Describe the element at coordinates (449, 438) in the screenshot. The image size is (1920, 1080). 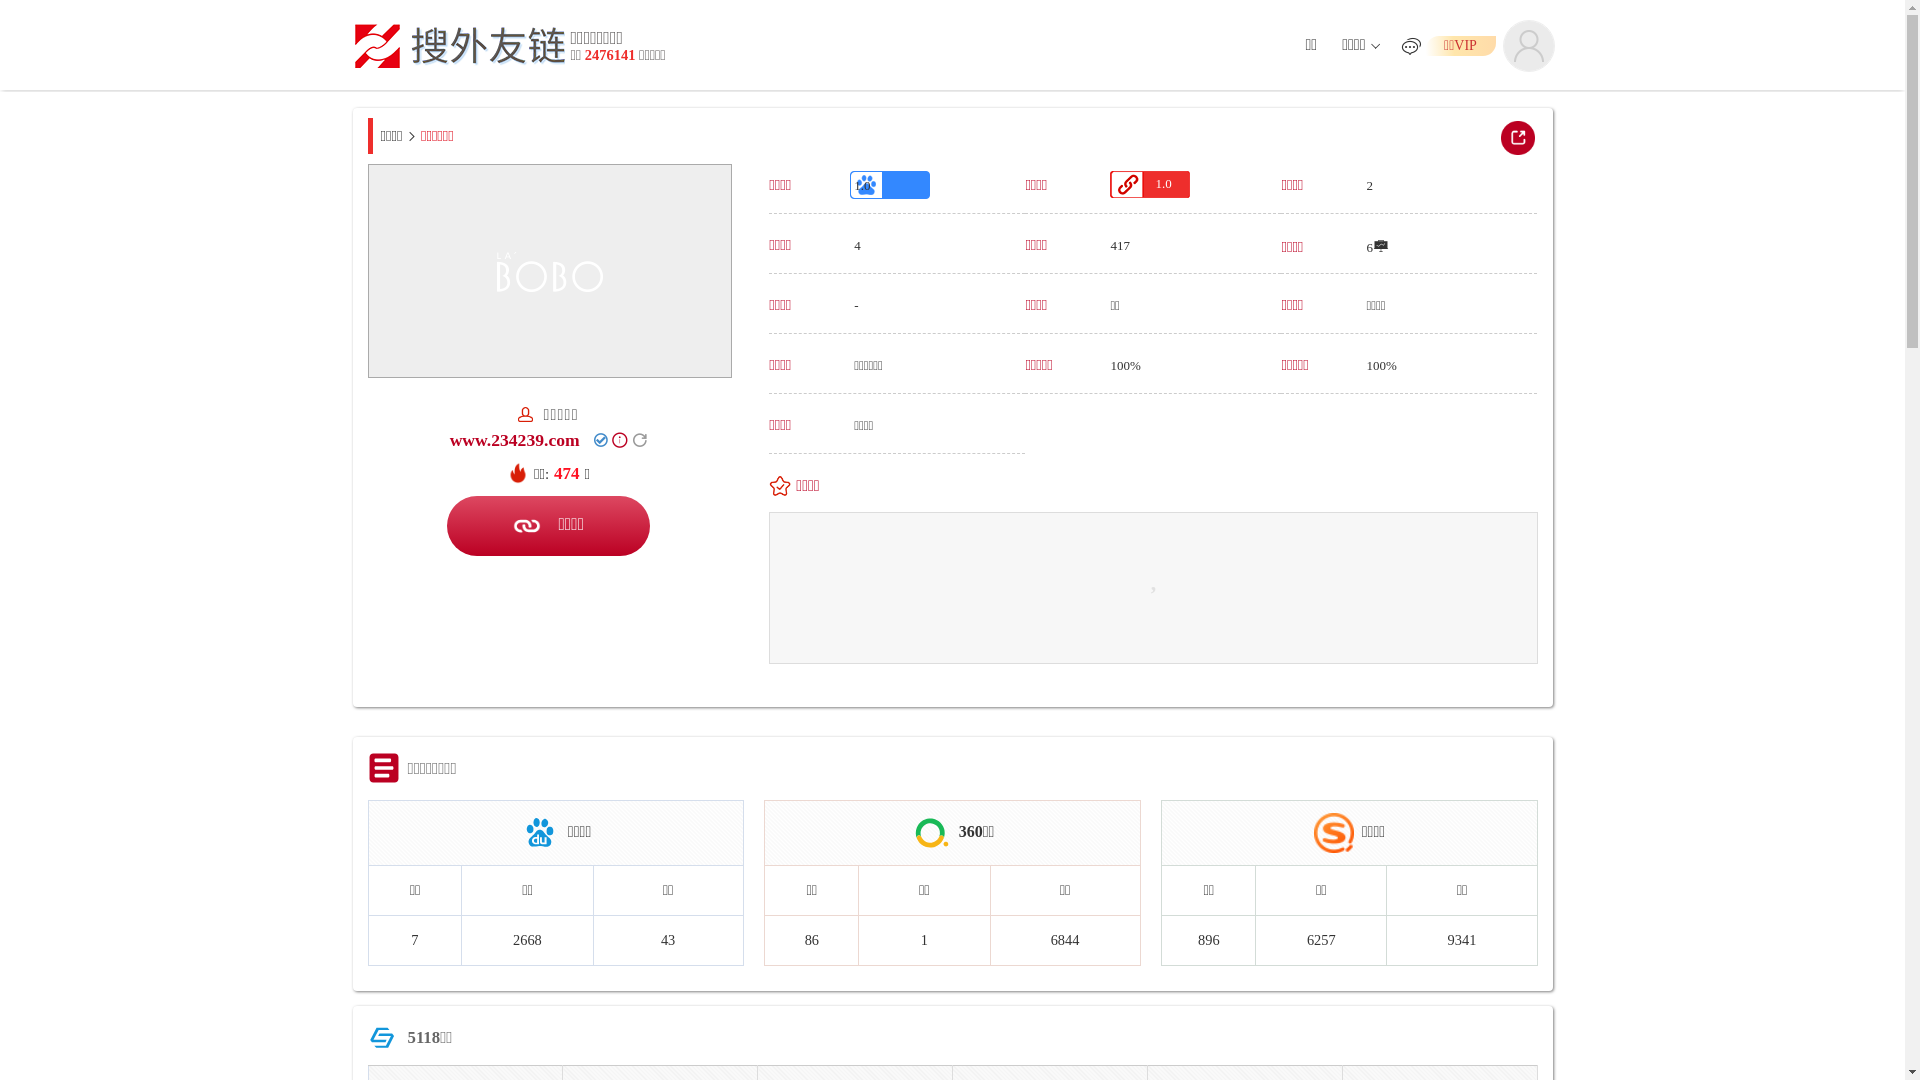
I see `'www.234239.com'` at that location.